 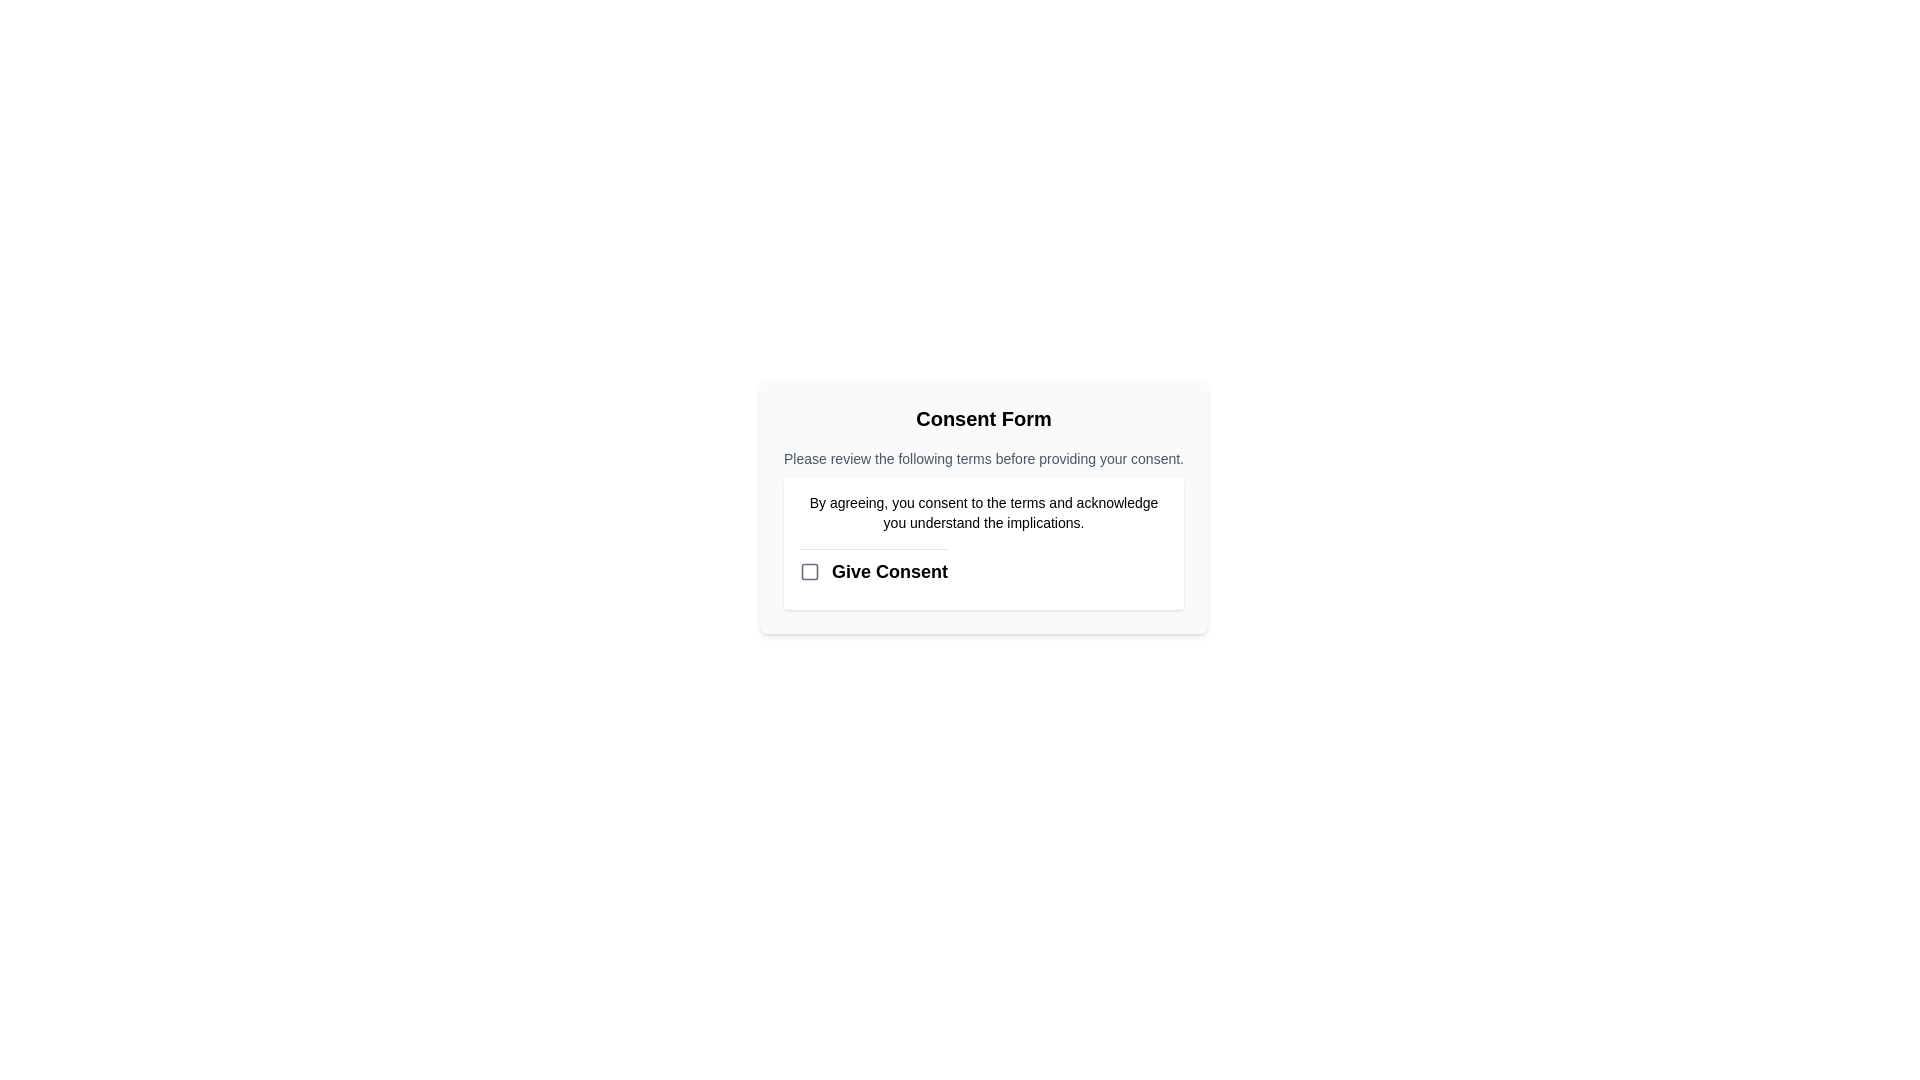 I want to click on the instructional Text Label that provides guidance on reviewing the consent terms, which is located below the 'Consent Form' title, so click(x=983, y=459).